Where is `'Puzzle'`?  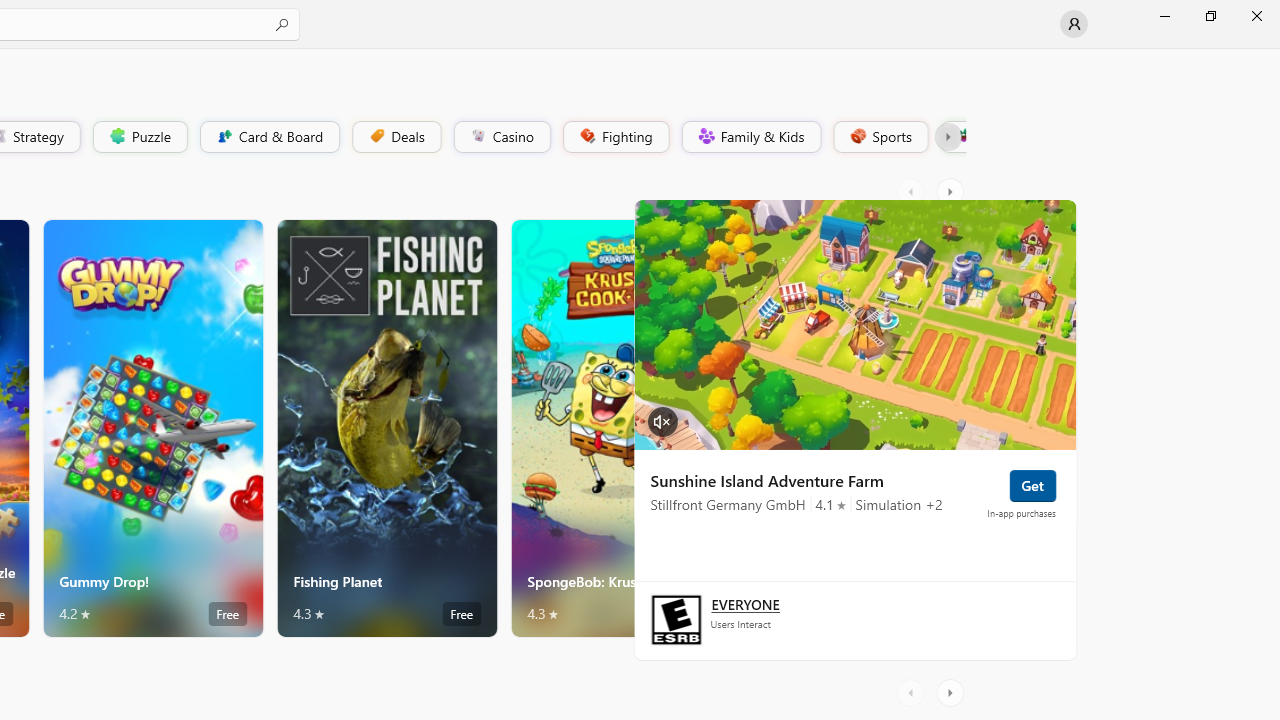 'Puzzle' is located at coordinates (138, 135).